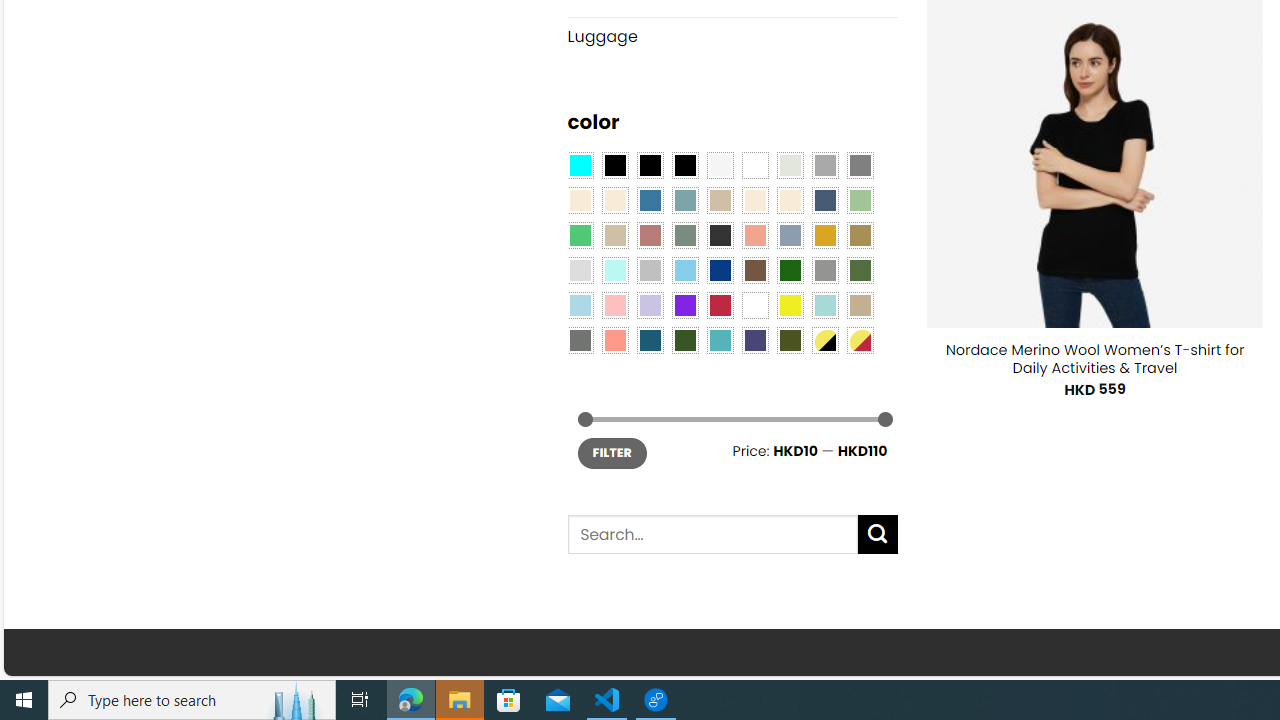 Image resolution: width=1280 pixels, height=720 pixels. What do you see at coordinates (712, 532) in the screenshot?
I see `'Search for:'` at bounding box center [712, 532].